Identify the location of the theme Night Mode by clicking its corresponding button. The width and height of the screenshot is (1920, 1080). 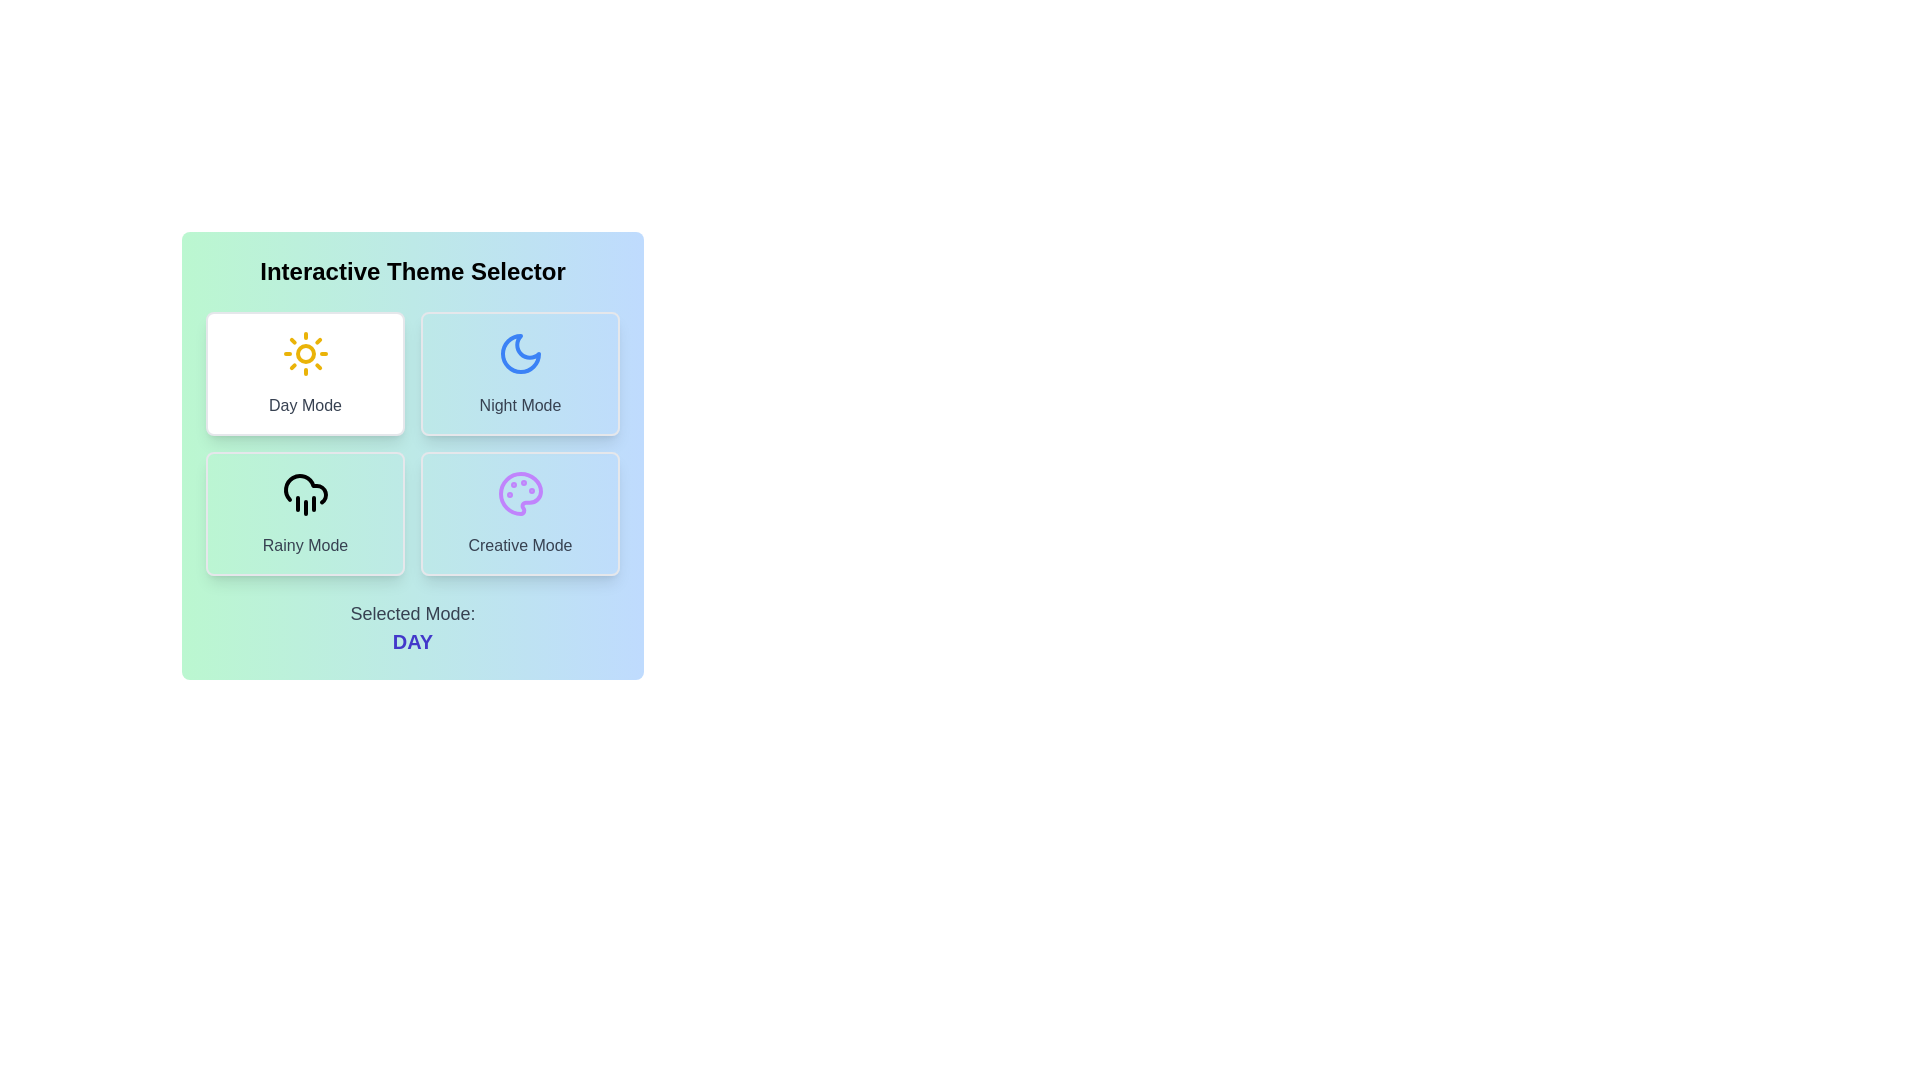
(520, 374).